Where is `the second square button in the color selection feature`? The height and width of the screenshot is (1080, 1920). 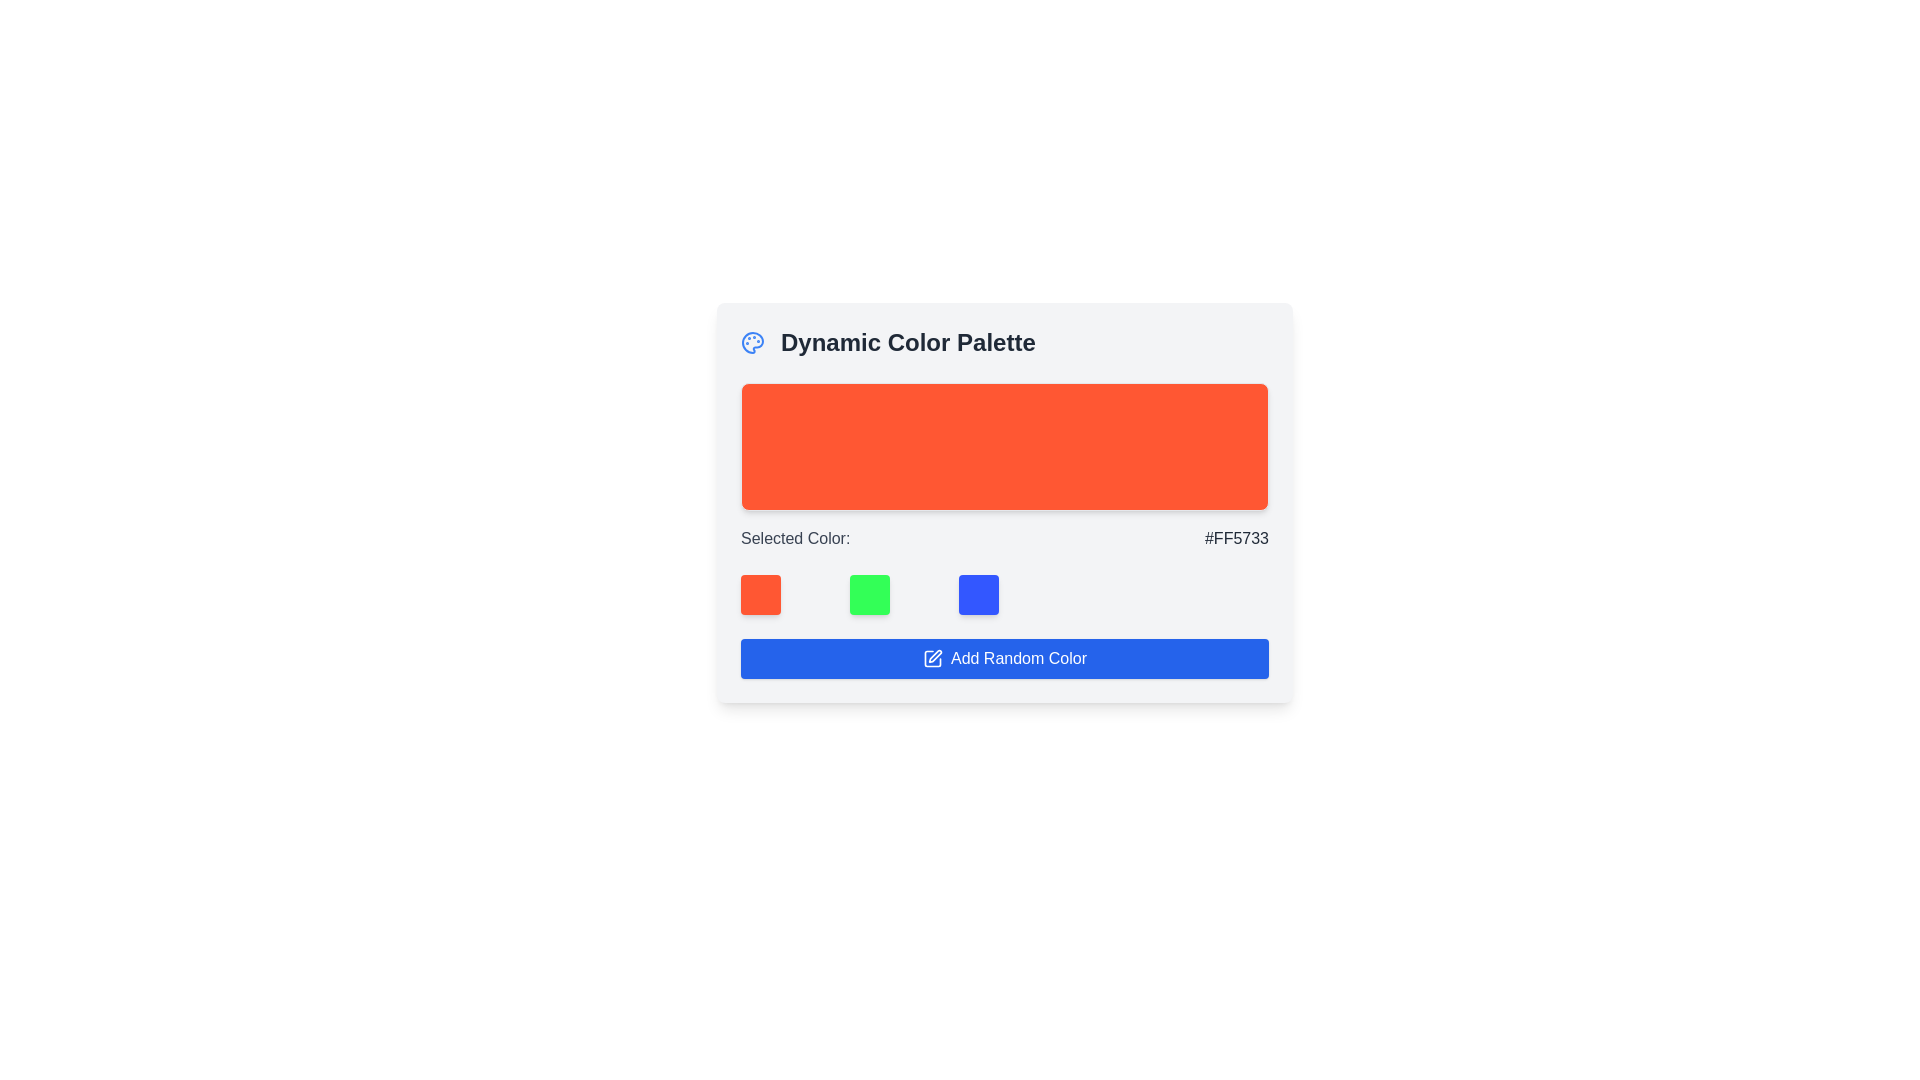 the second square button in the color selection feature is located at coordinates (869, 593).